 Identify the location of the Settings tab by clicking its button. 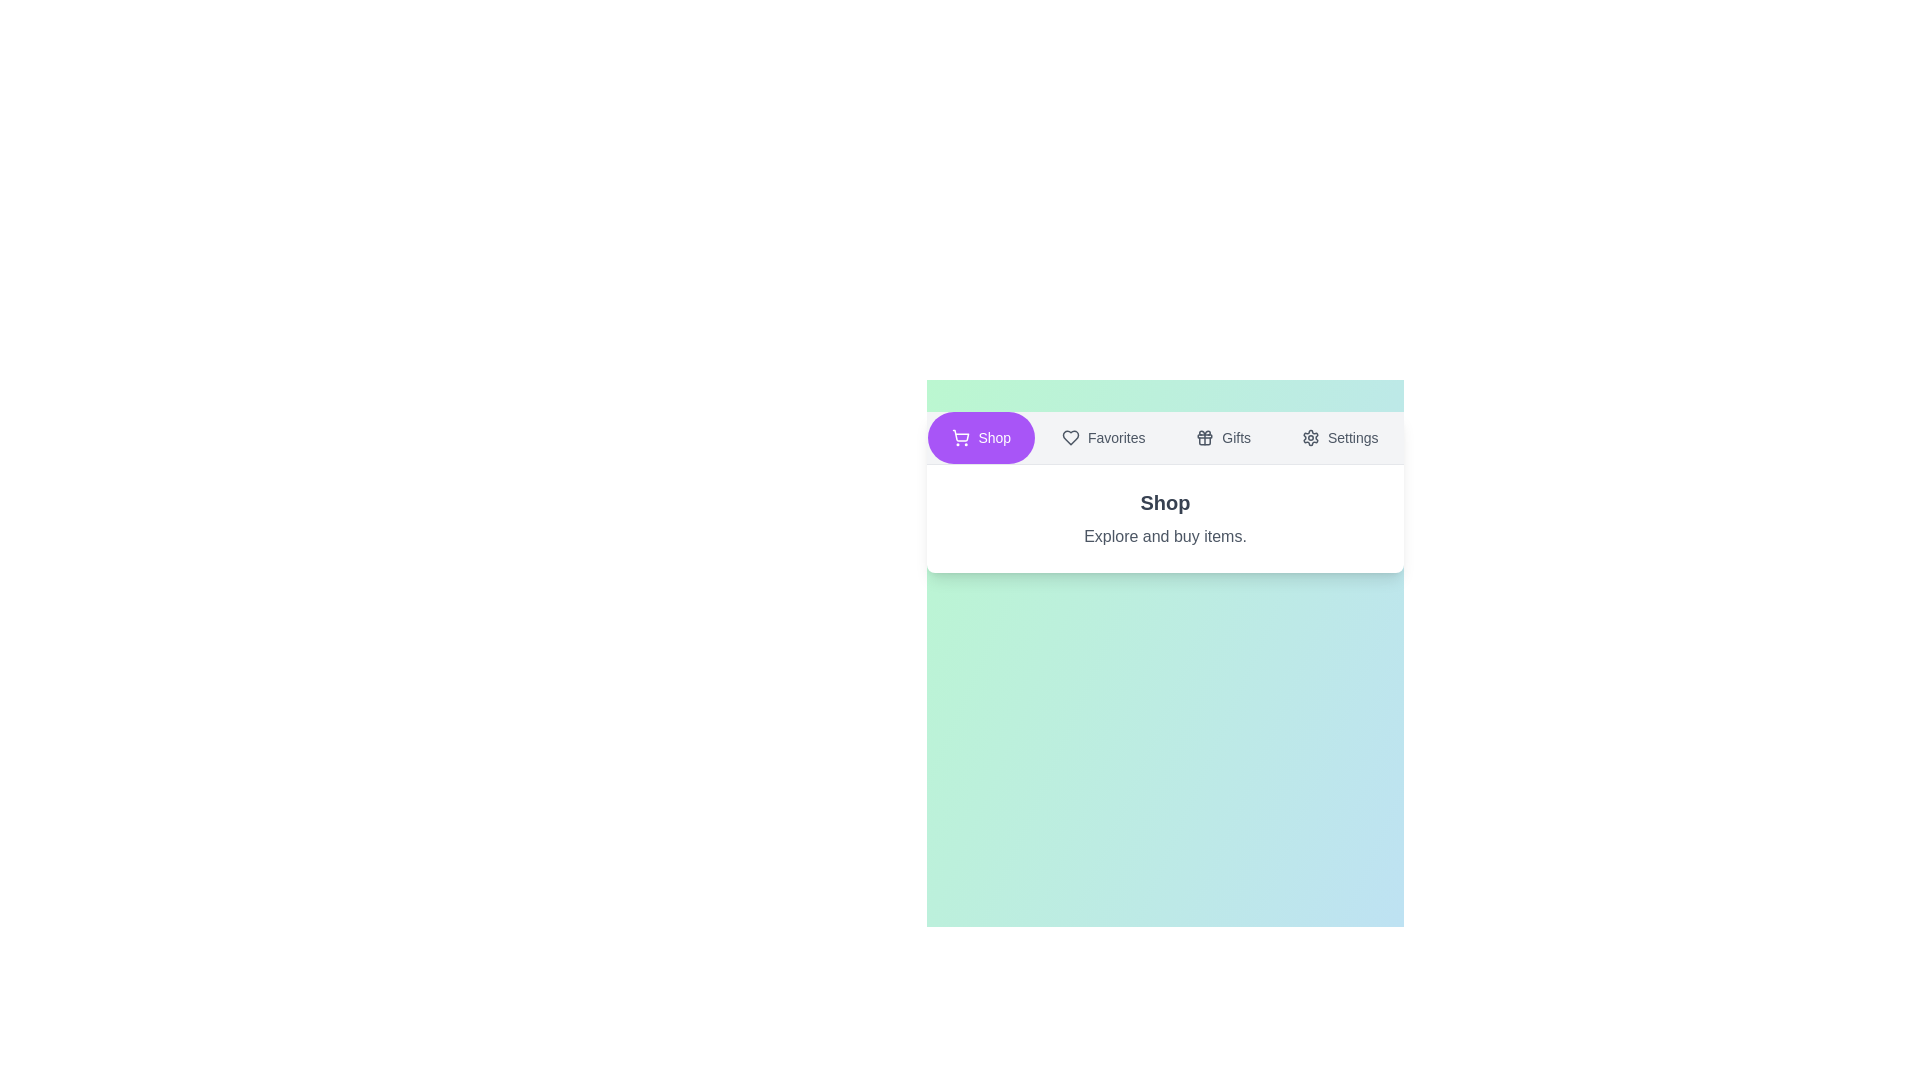
(1340, 437).